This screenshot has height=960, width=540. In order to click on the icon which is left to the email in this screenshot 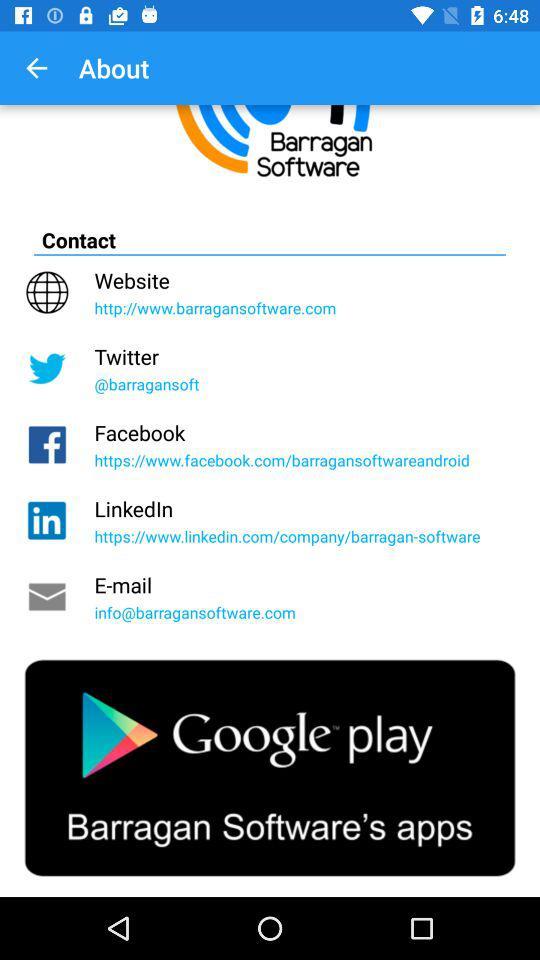, I will do `click(47, 597)`.